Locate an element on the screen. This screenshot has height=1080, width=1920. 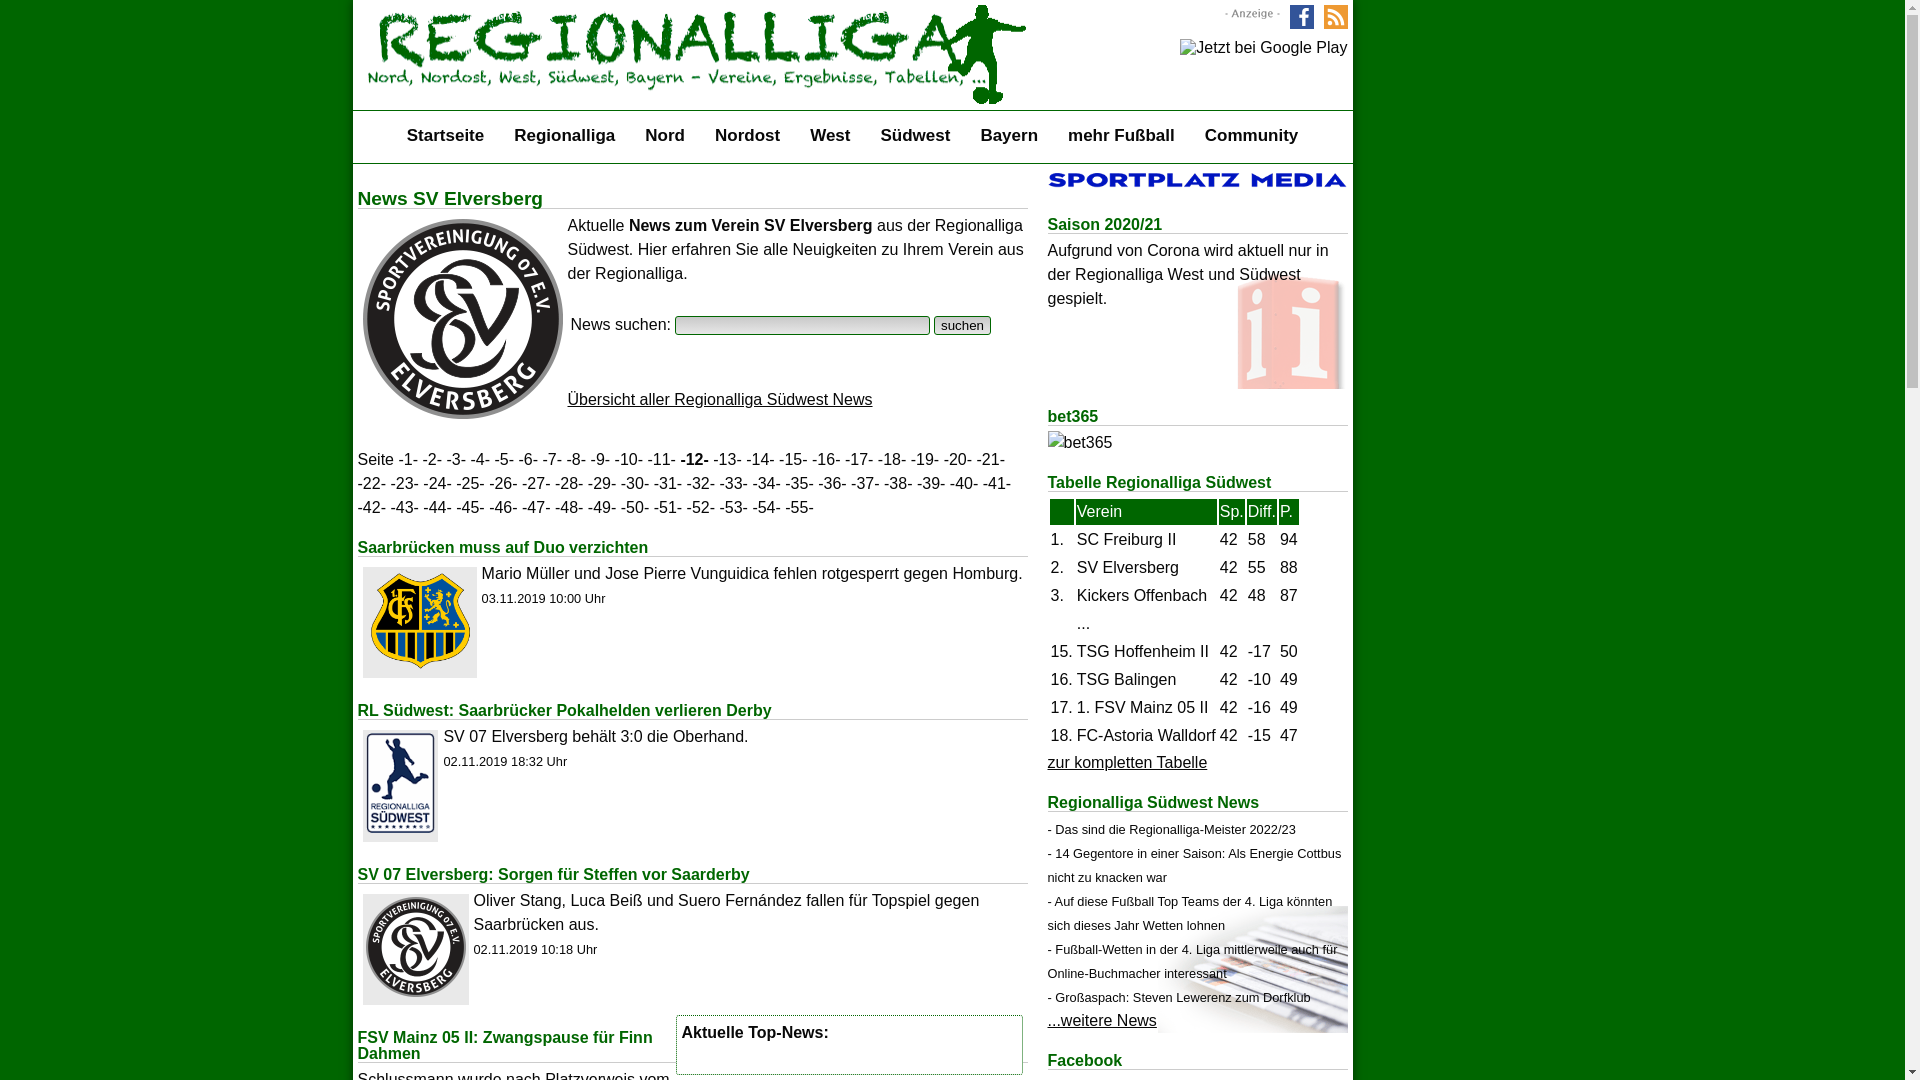
'-29-' is located at coordinates (600, 483).